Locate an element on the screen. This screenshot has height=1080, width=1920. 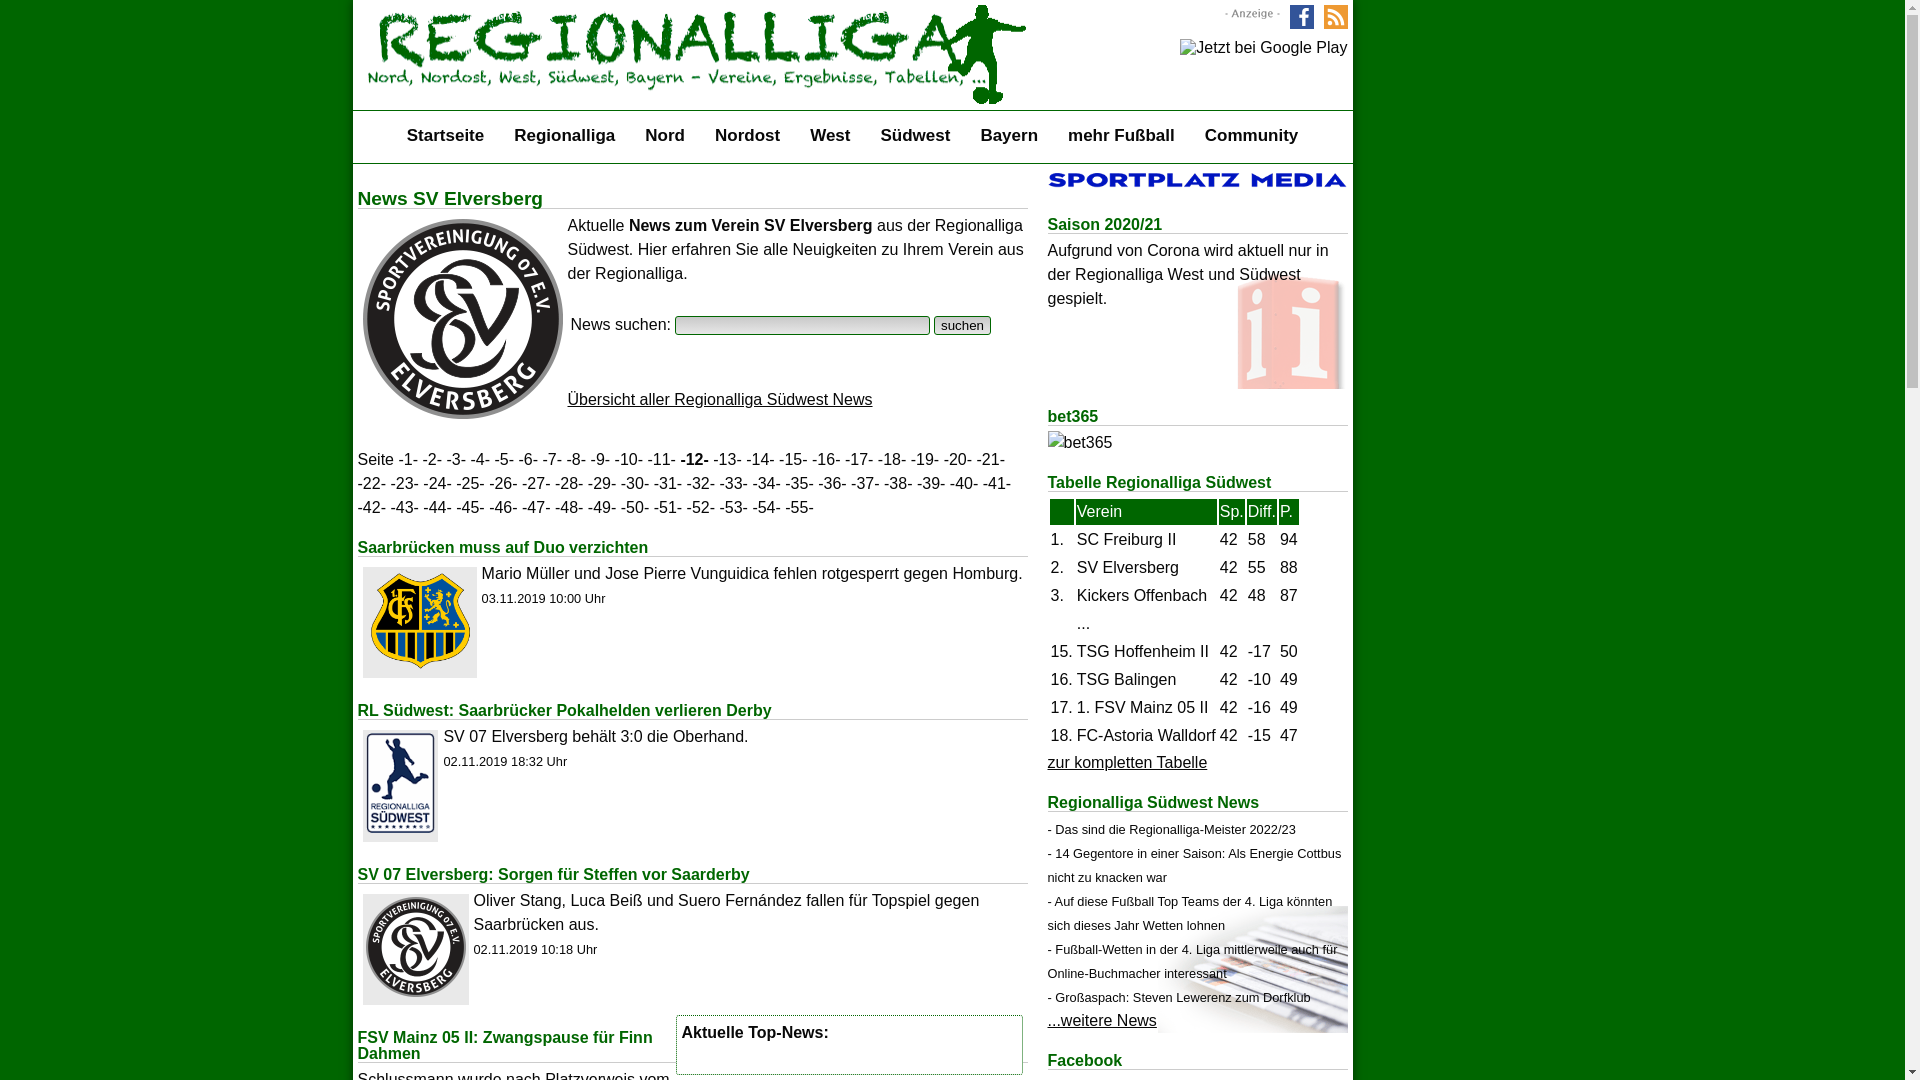
'-29-' is located at coordinates (600, 483).